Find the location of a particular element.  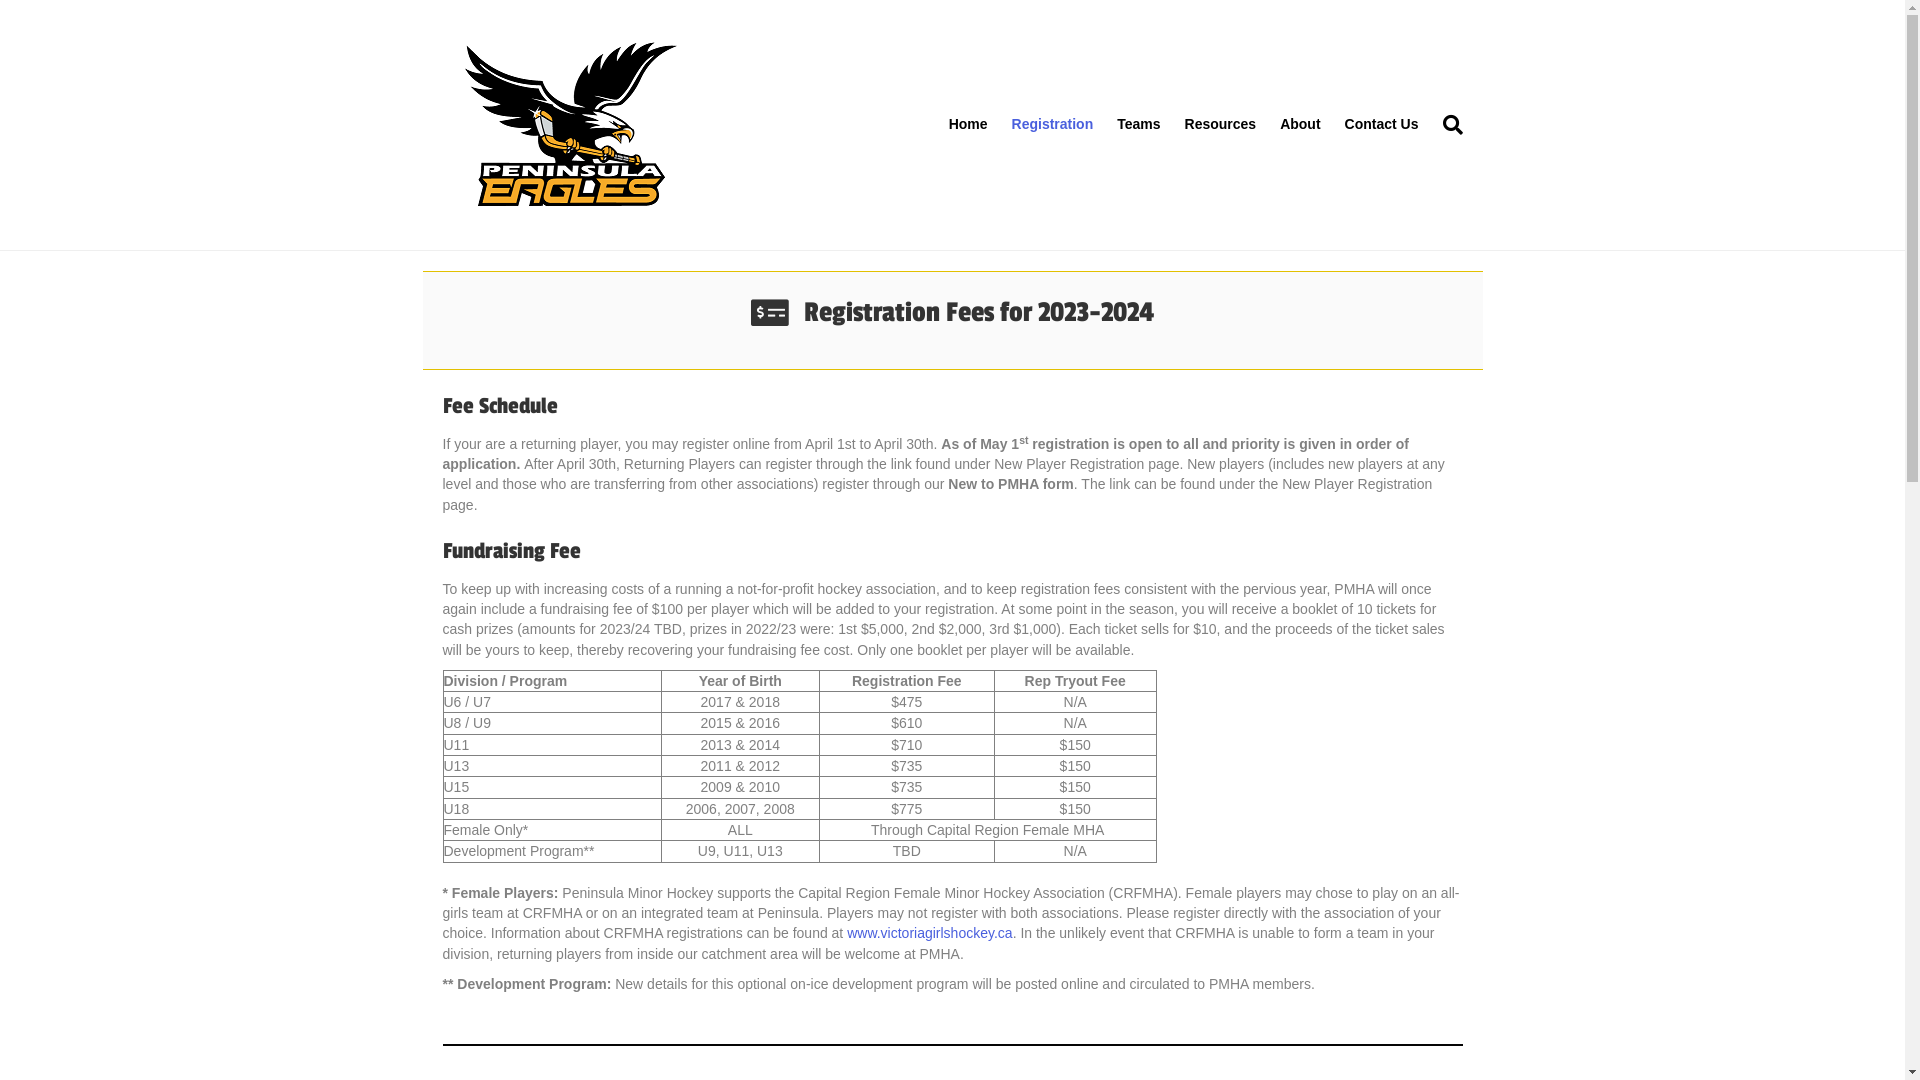

'Resources' is located at coordinates (1219, 124).